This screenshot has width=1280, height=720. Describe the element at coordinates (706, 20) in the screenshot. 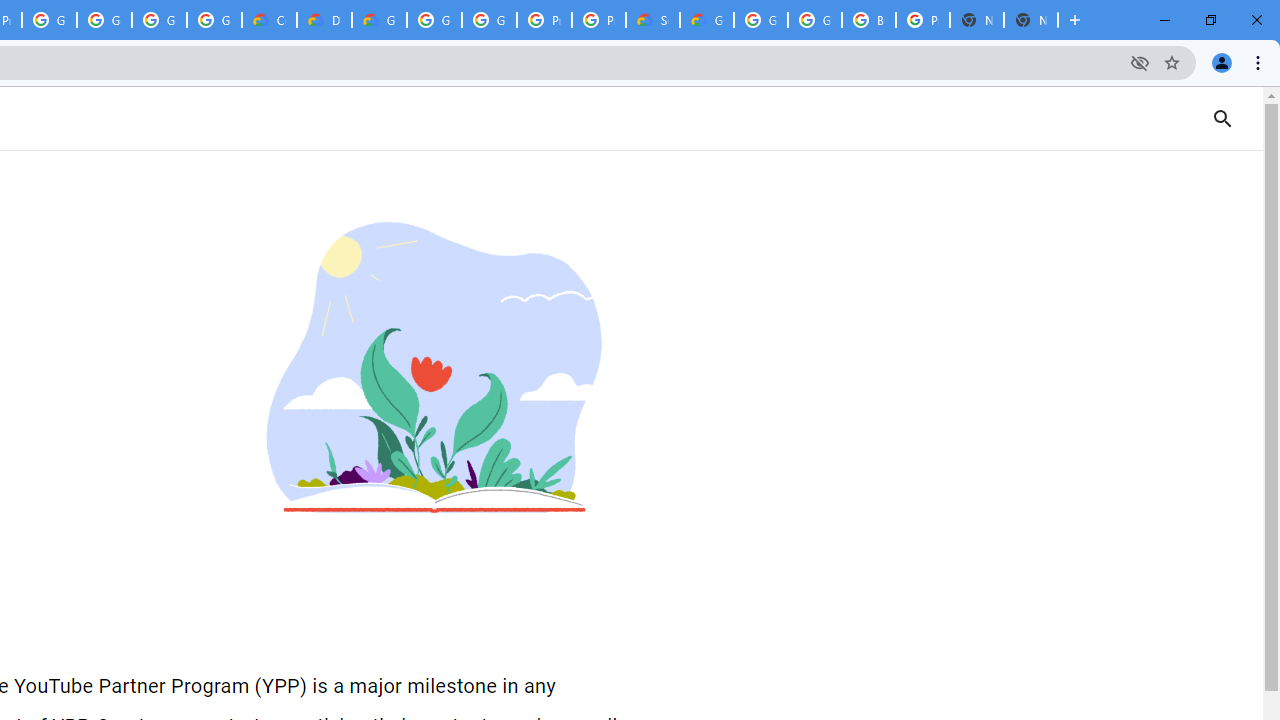

I see `'Google Cloud Service Health'` at that location.